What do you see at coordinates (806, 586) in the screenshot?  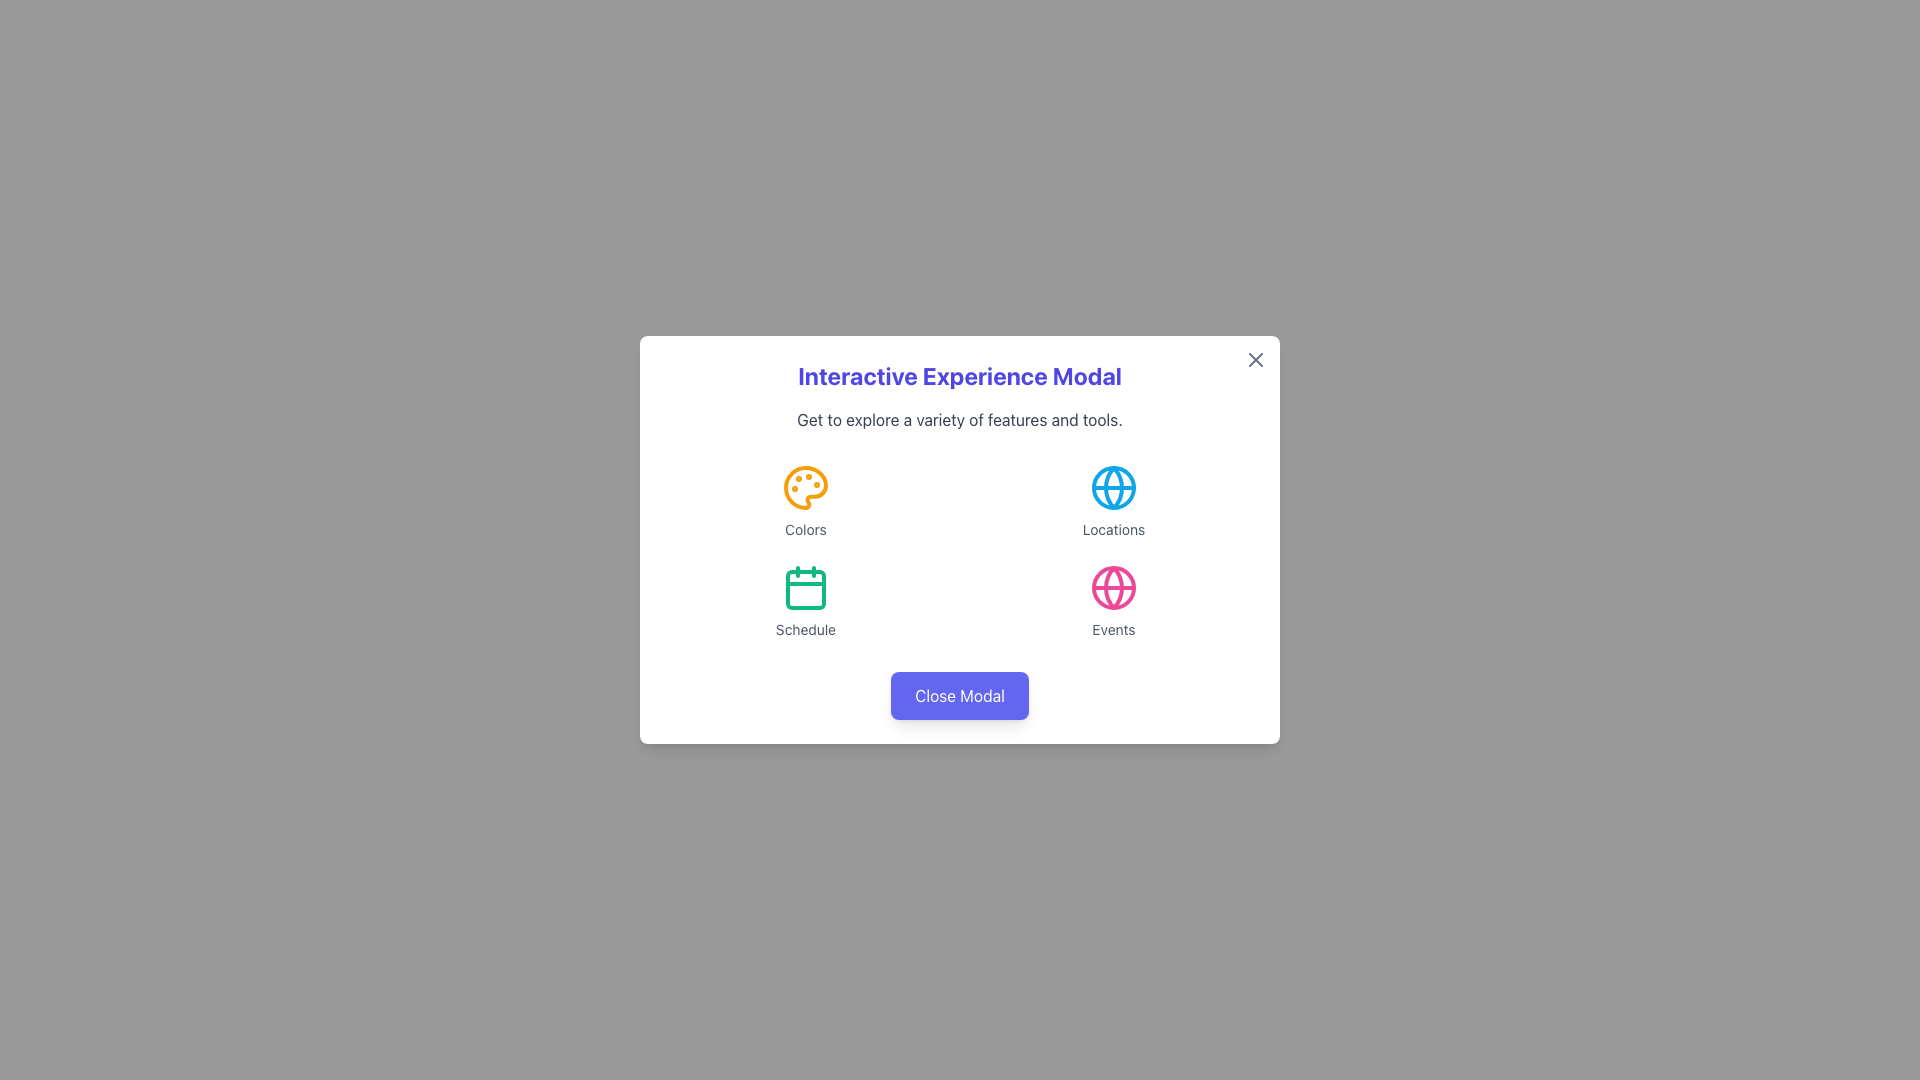 I see `the leftmost icon in the second row of icons inside the modal interface` at bounding box center [806, 586].